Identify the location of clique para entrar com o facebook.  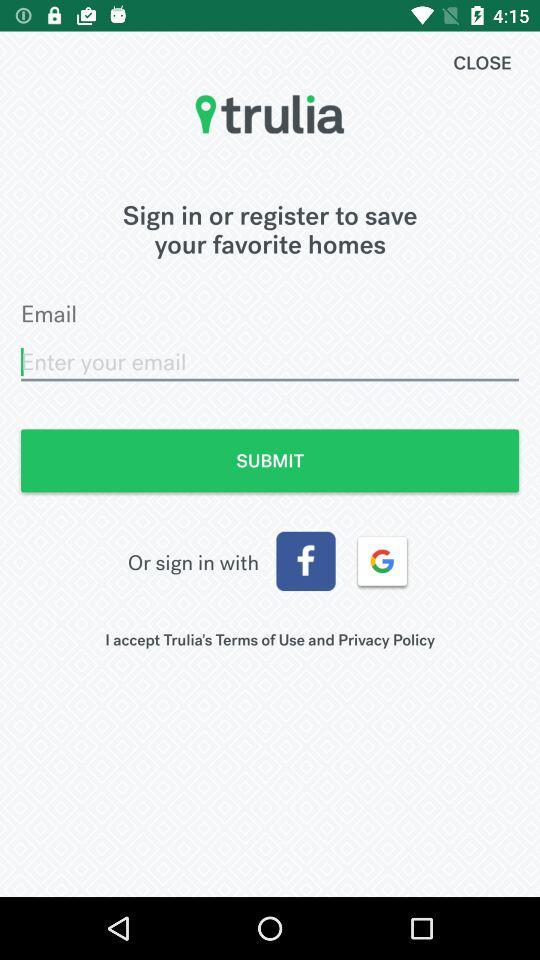
(306, 561).